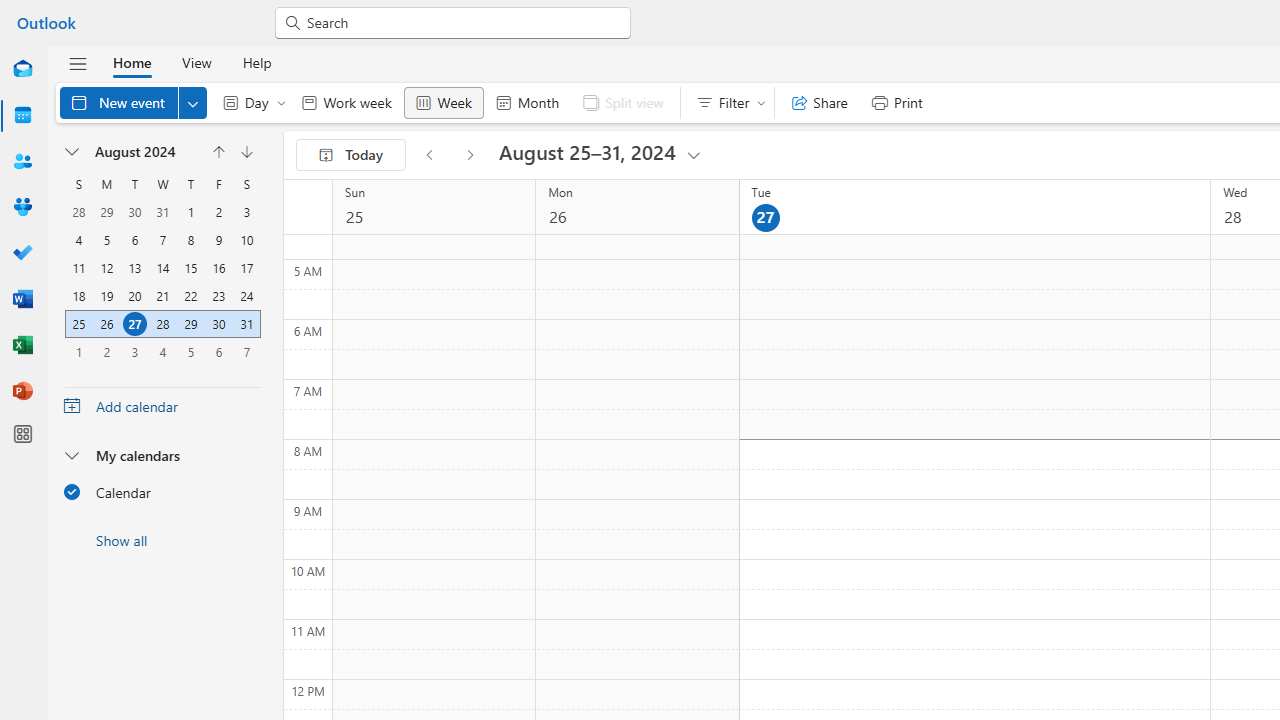 This screenshot has height=720, width=1280. What do you see at coordinates (346, 102) in the screenshot?
I see `'Work week'` at bounding box center [346, 102].